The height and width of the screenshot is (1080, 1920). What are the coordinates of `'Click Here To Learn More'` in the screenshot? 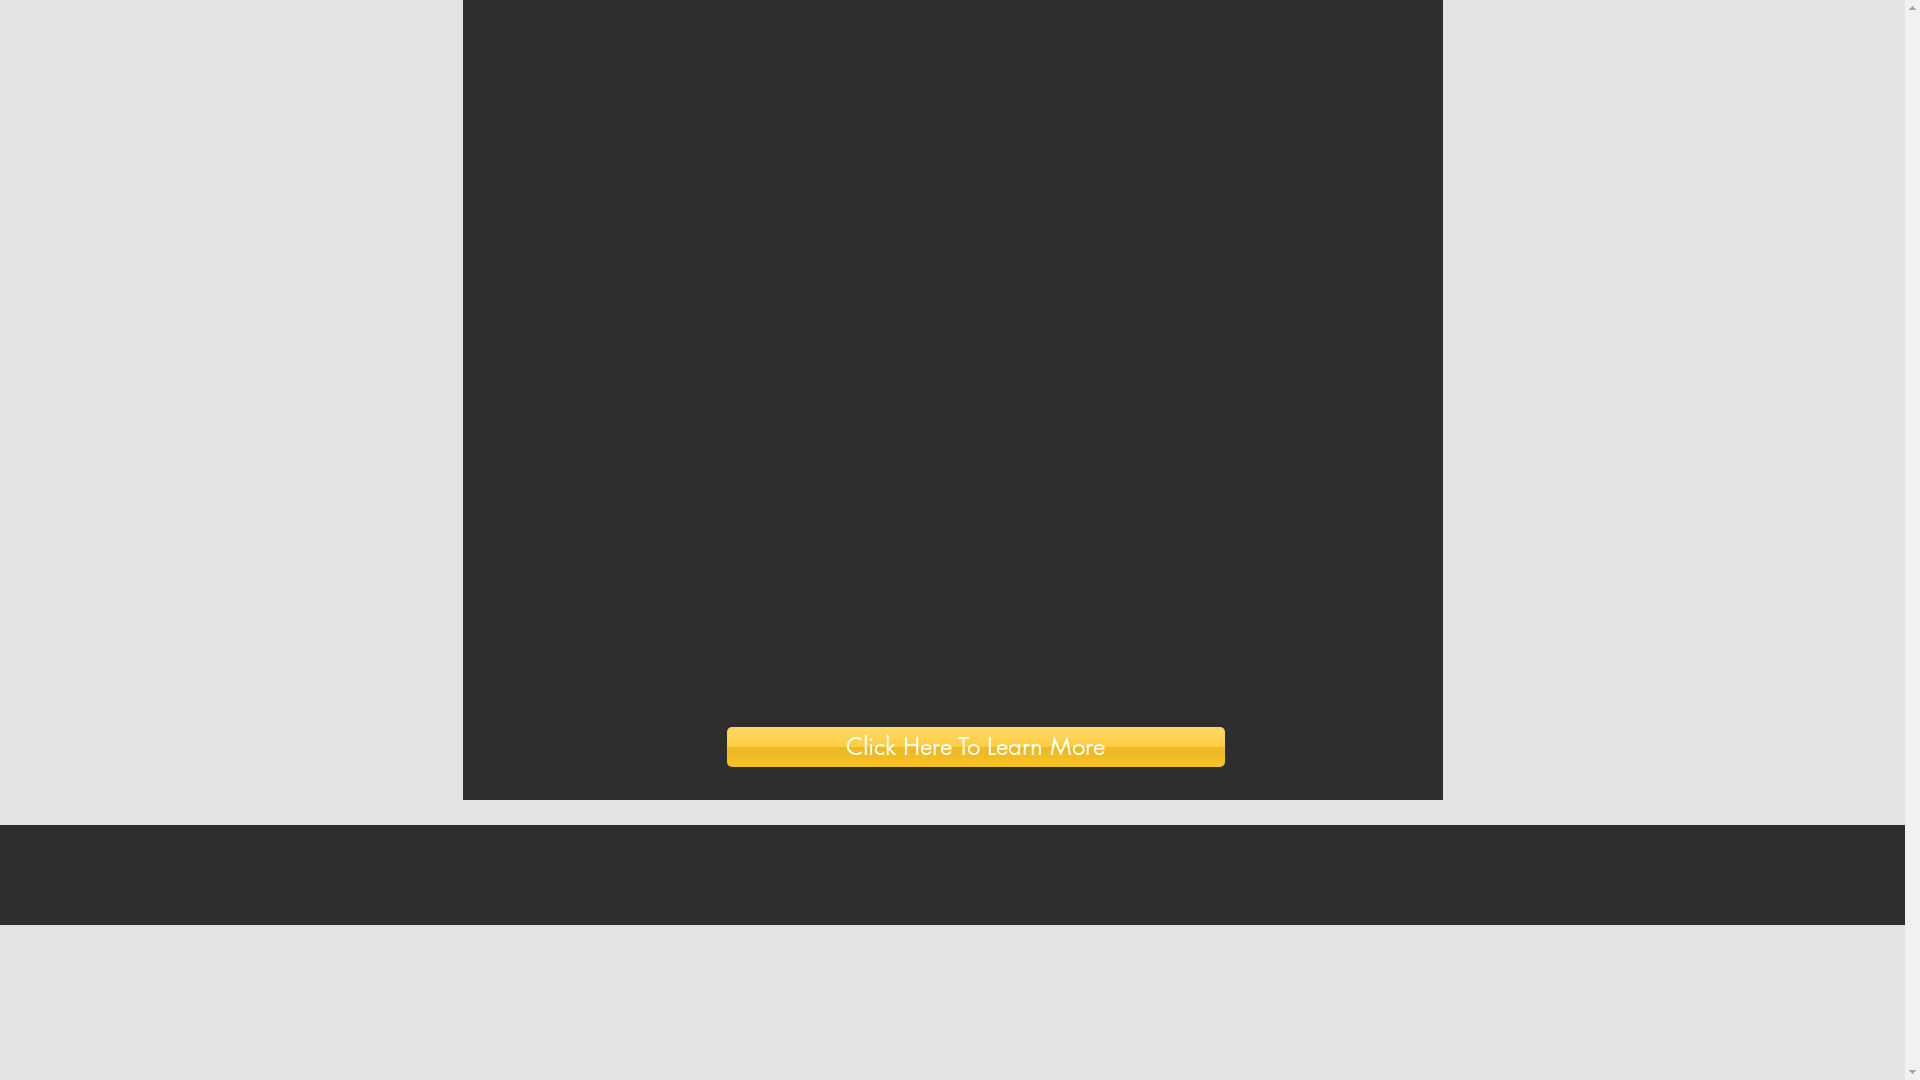 It's located at (974, 747).